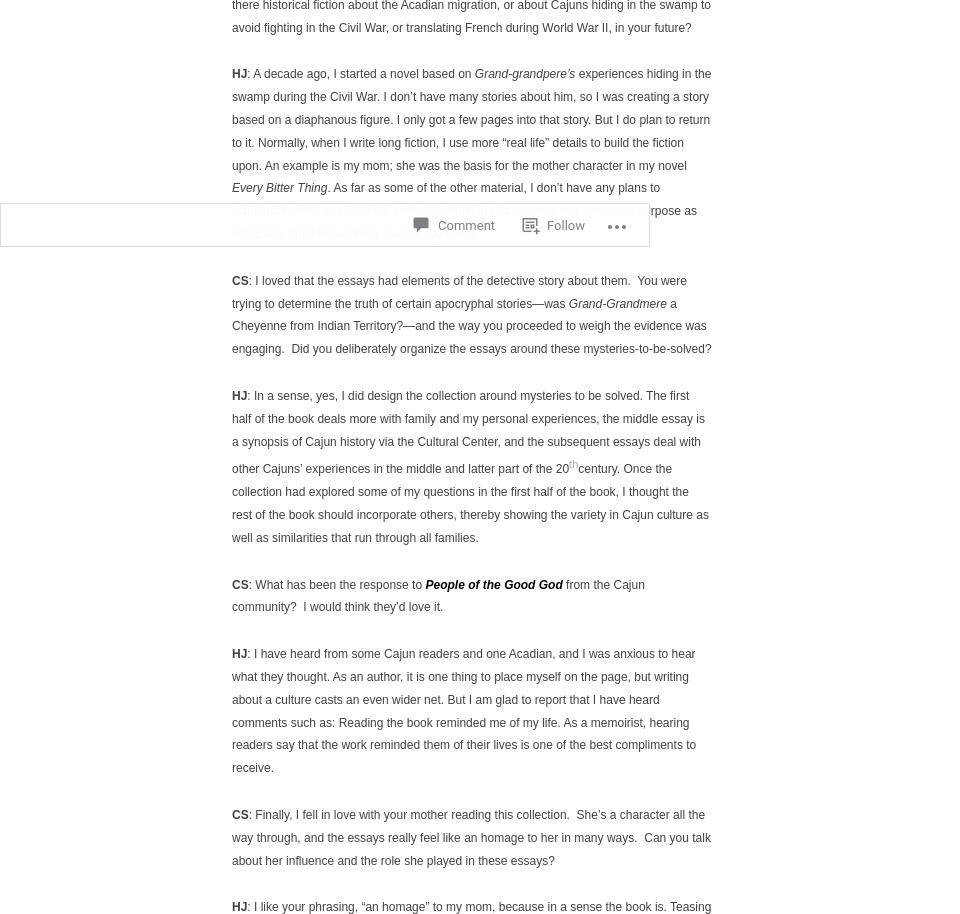 Image resolution: width=960 pixels, height=914 pixels. Describe the element at coordinates (463, 710) in the screenshot. I see `': I have heard from some Cajun readers and one Acadian, and I was anxious to hear what they thought. As an author, it is one thing to place myself on the page, but writing about a culture casts an even wider net. But I am glad to report that I have heard comments such as: Reading the book reminded me of my life. As a memoirist, hearing readers say that the work reminded them of their lives is one of the best compliments to receive.'` at that location.